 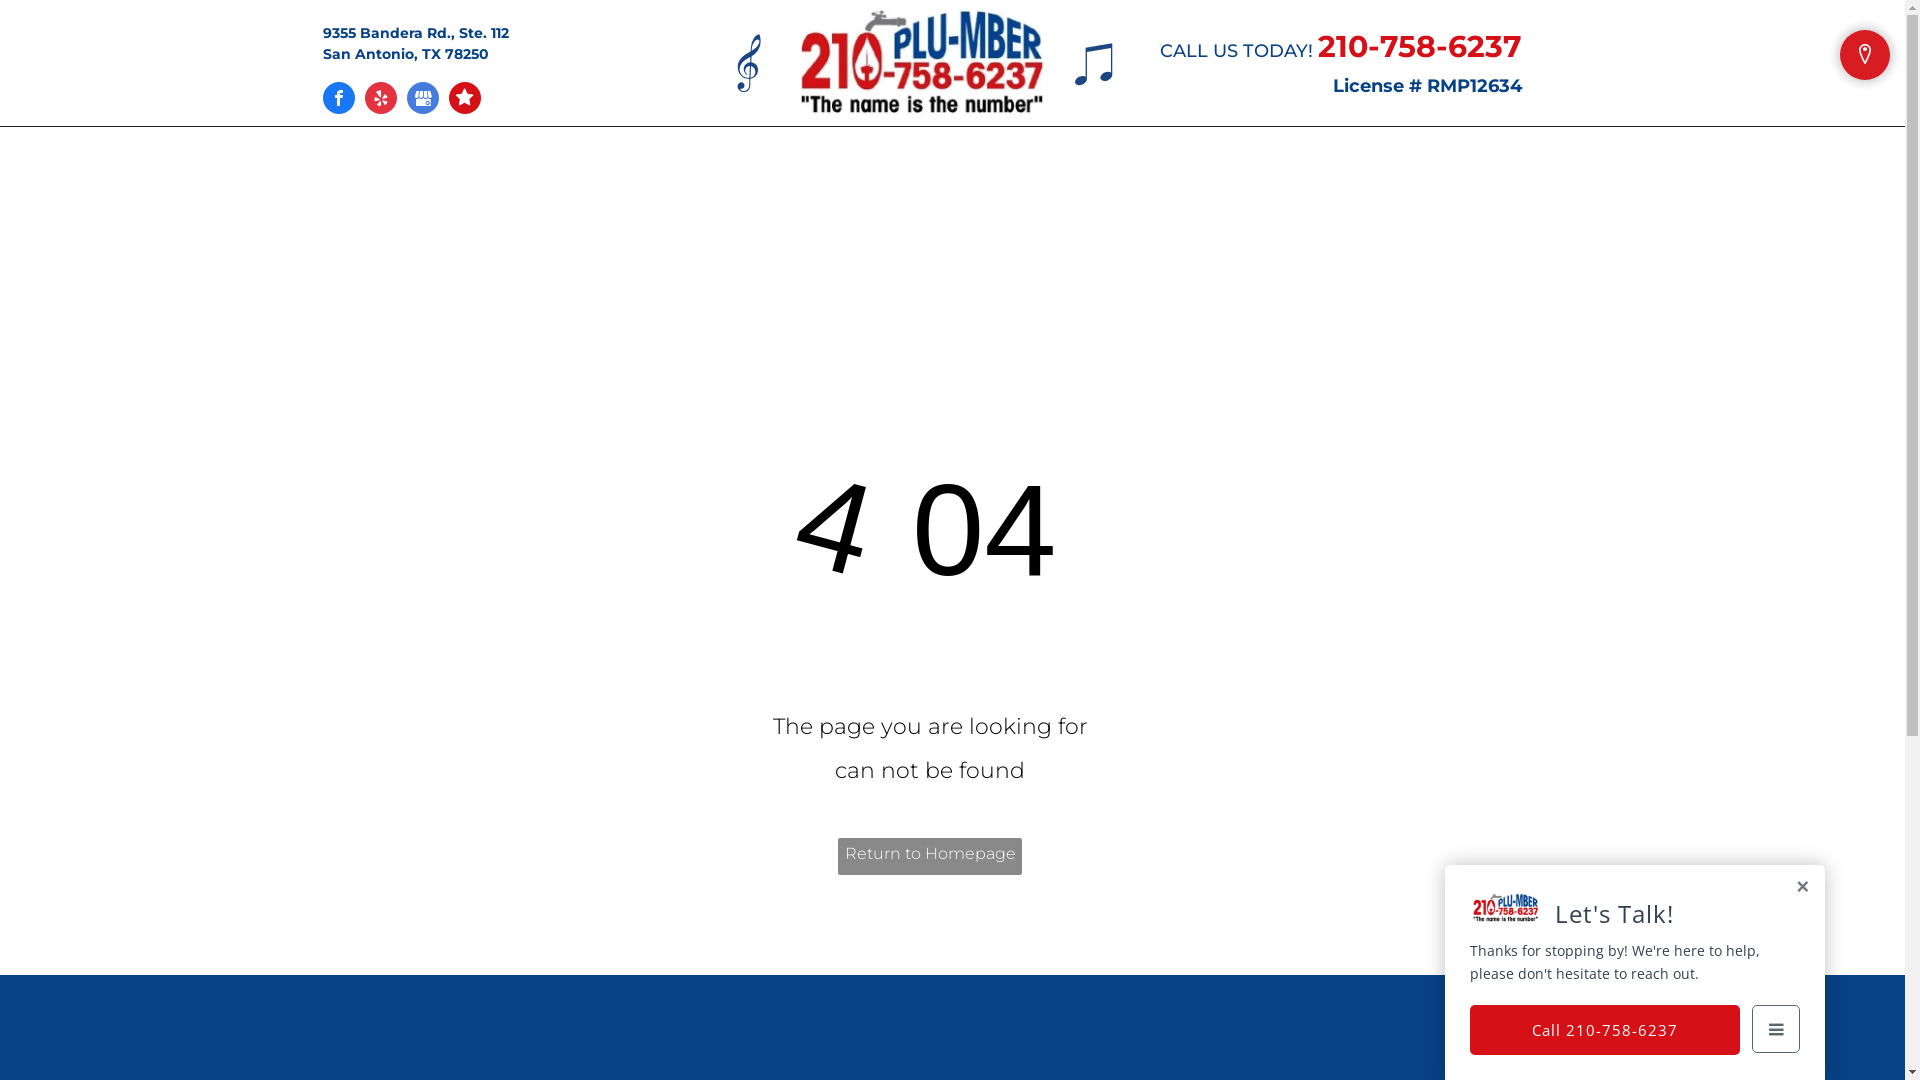 What do you see at coordinates (1419, 45) in the screenshot?
I see `'210-758-6237'` at bounding box center [1419, 45].